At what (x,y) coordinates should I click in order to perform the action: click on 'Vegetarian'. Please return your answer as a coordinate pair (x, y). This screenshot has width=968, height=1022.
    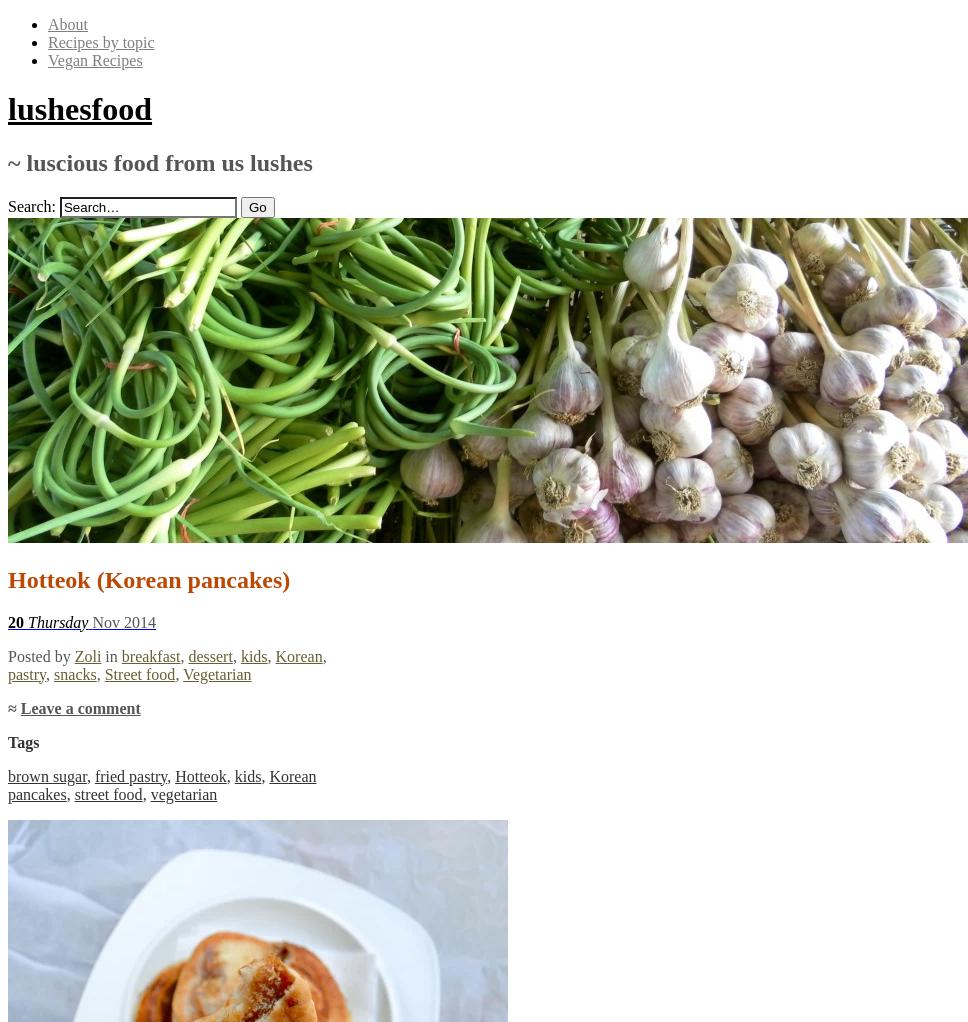
    Looking at the image, I should click on (216, 672).